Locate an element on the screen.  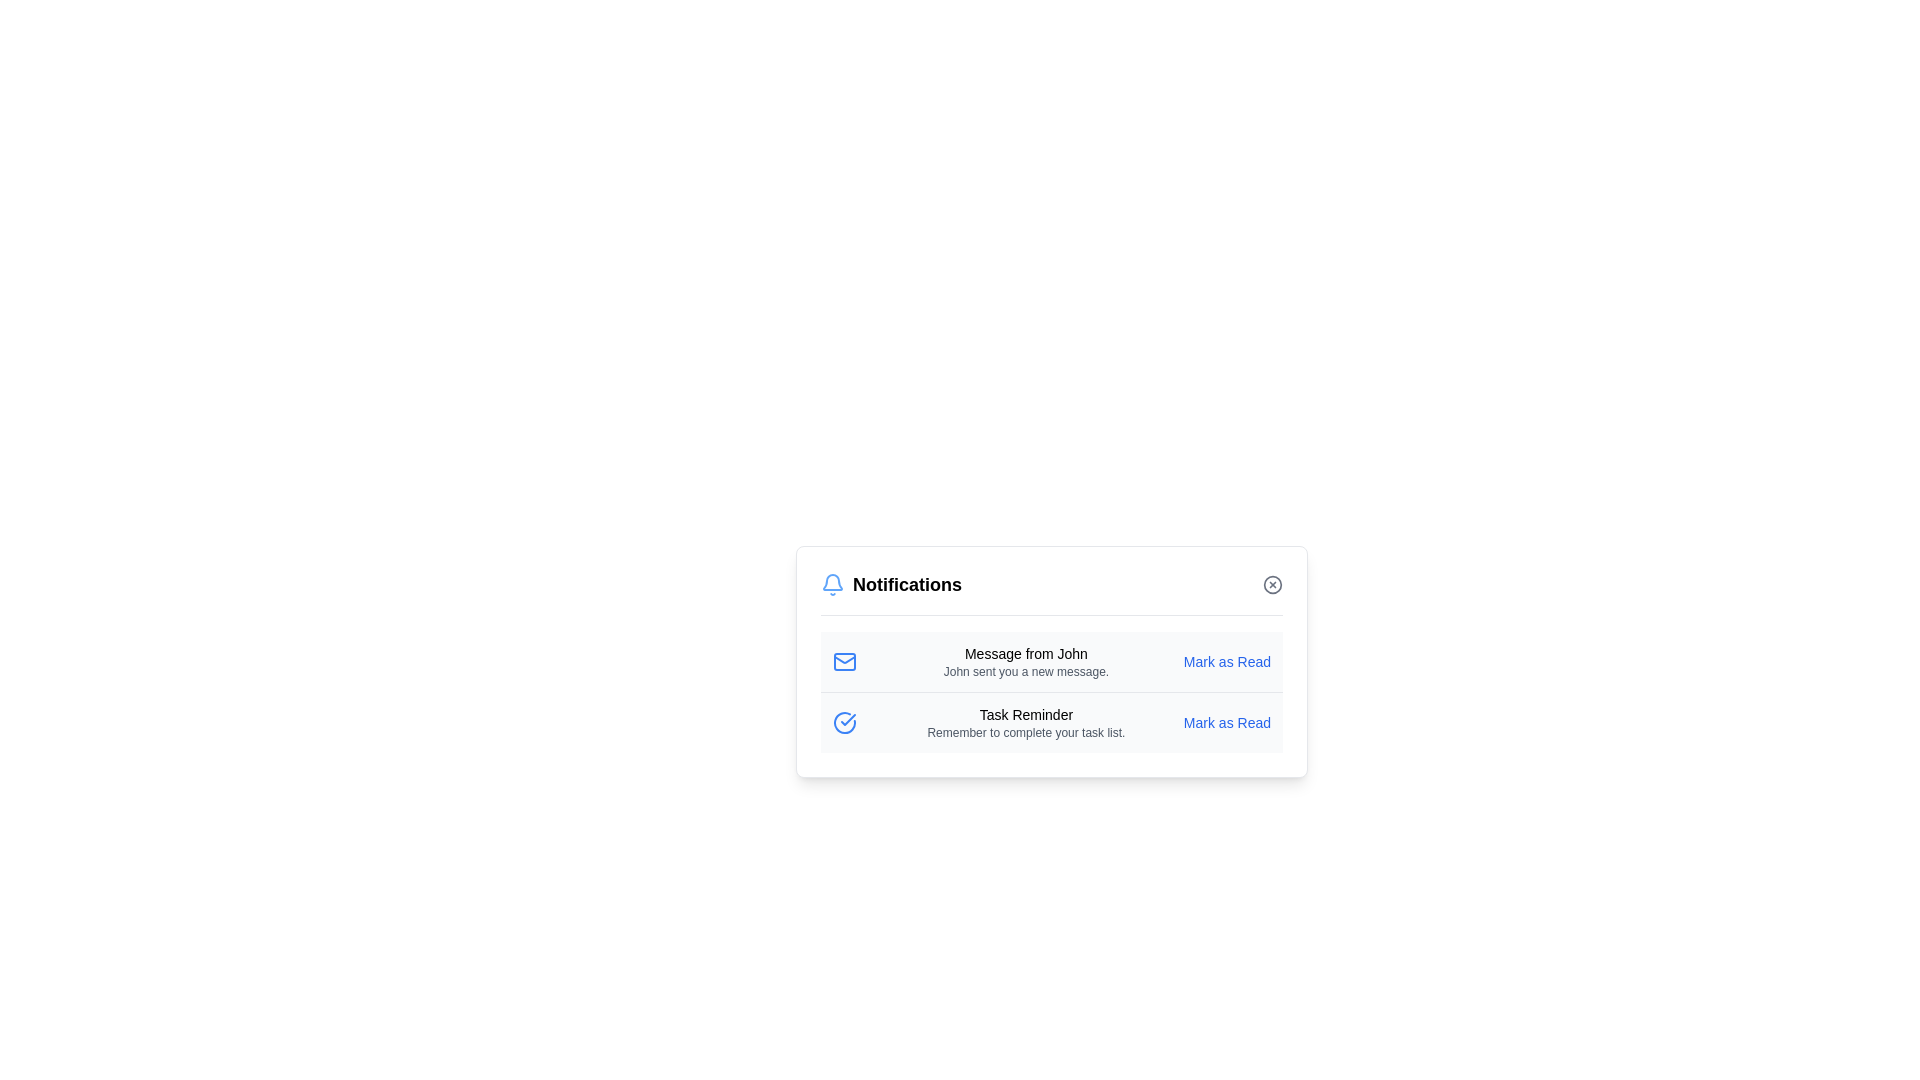
the notifications icon located at the far left of the notifications section, which serves as a symbolic representation for alerts is located at coordinates (833, 585).